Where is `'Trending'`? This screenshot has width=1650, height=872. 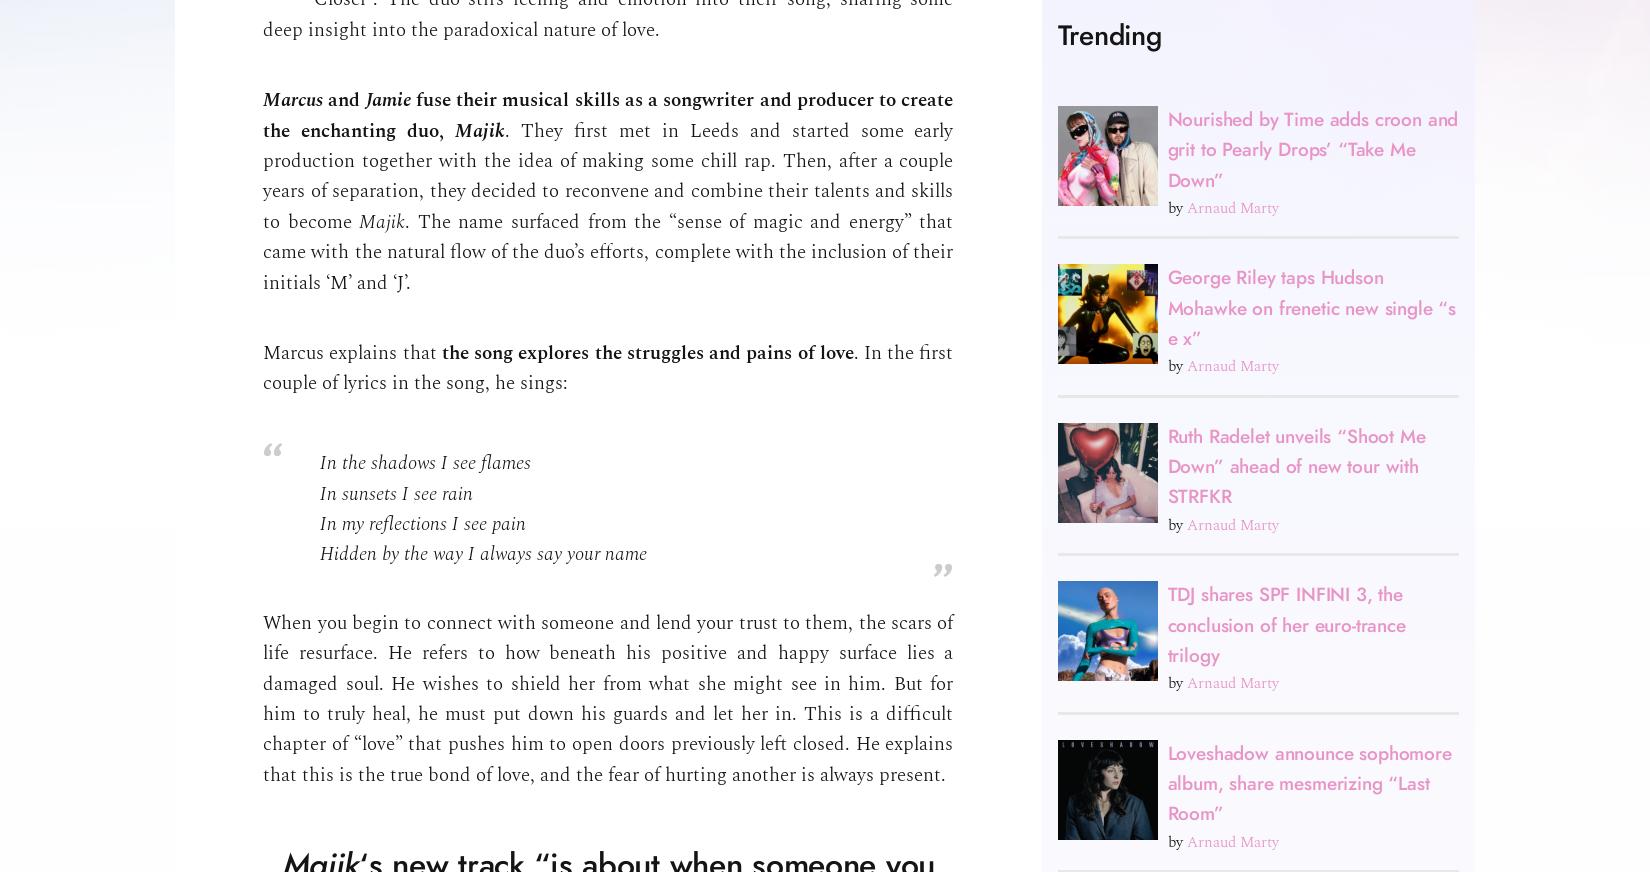
'Trending' is located at coordinates (1108, 33).